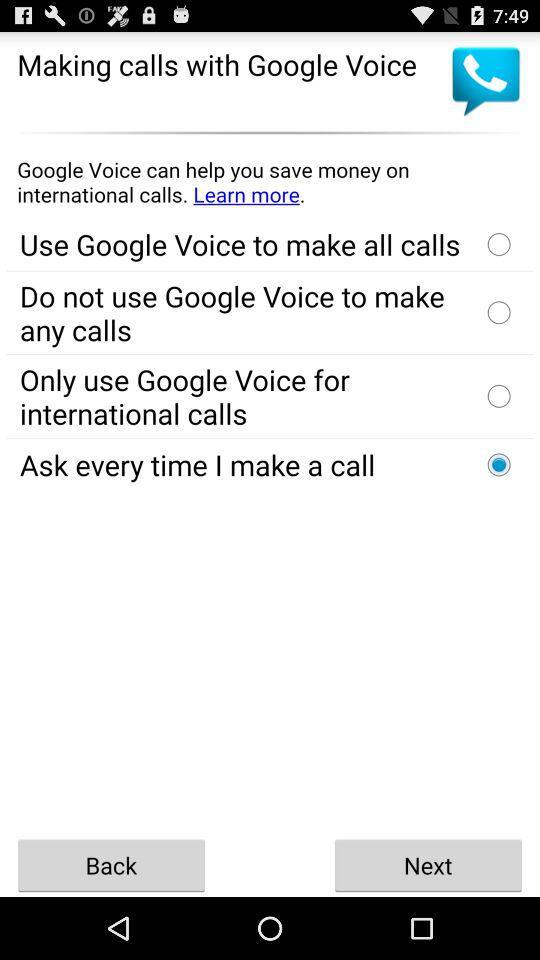 This screenshot has width=540, height=960. Describe the element at coordinates (270, 182) in the screenshot. I see `advertisement` at that location.